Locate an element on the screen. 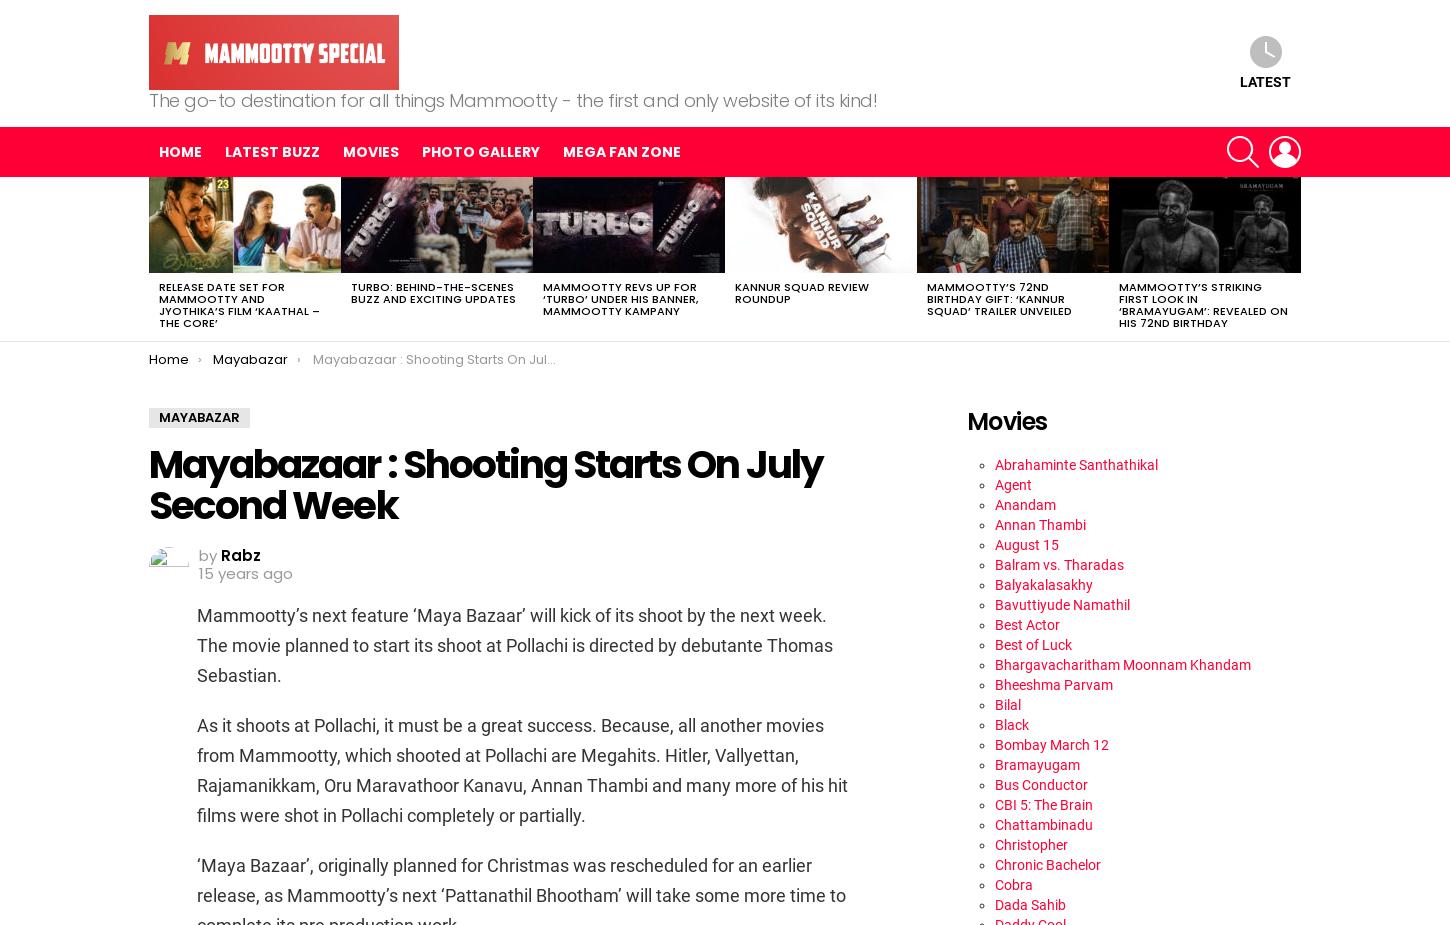  'Cobra' is located at coordinates (994, 884).